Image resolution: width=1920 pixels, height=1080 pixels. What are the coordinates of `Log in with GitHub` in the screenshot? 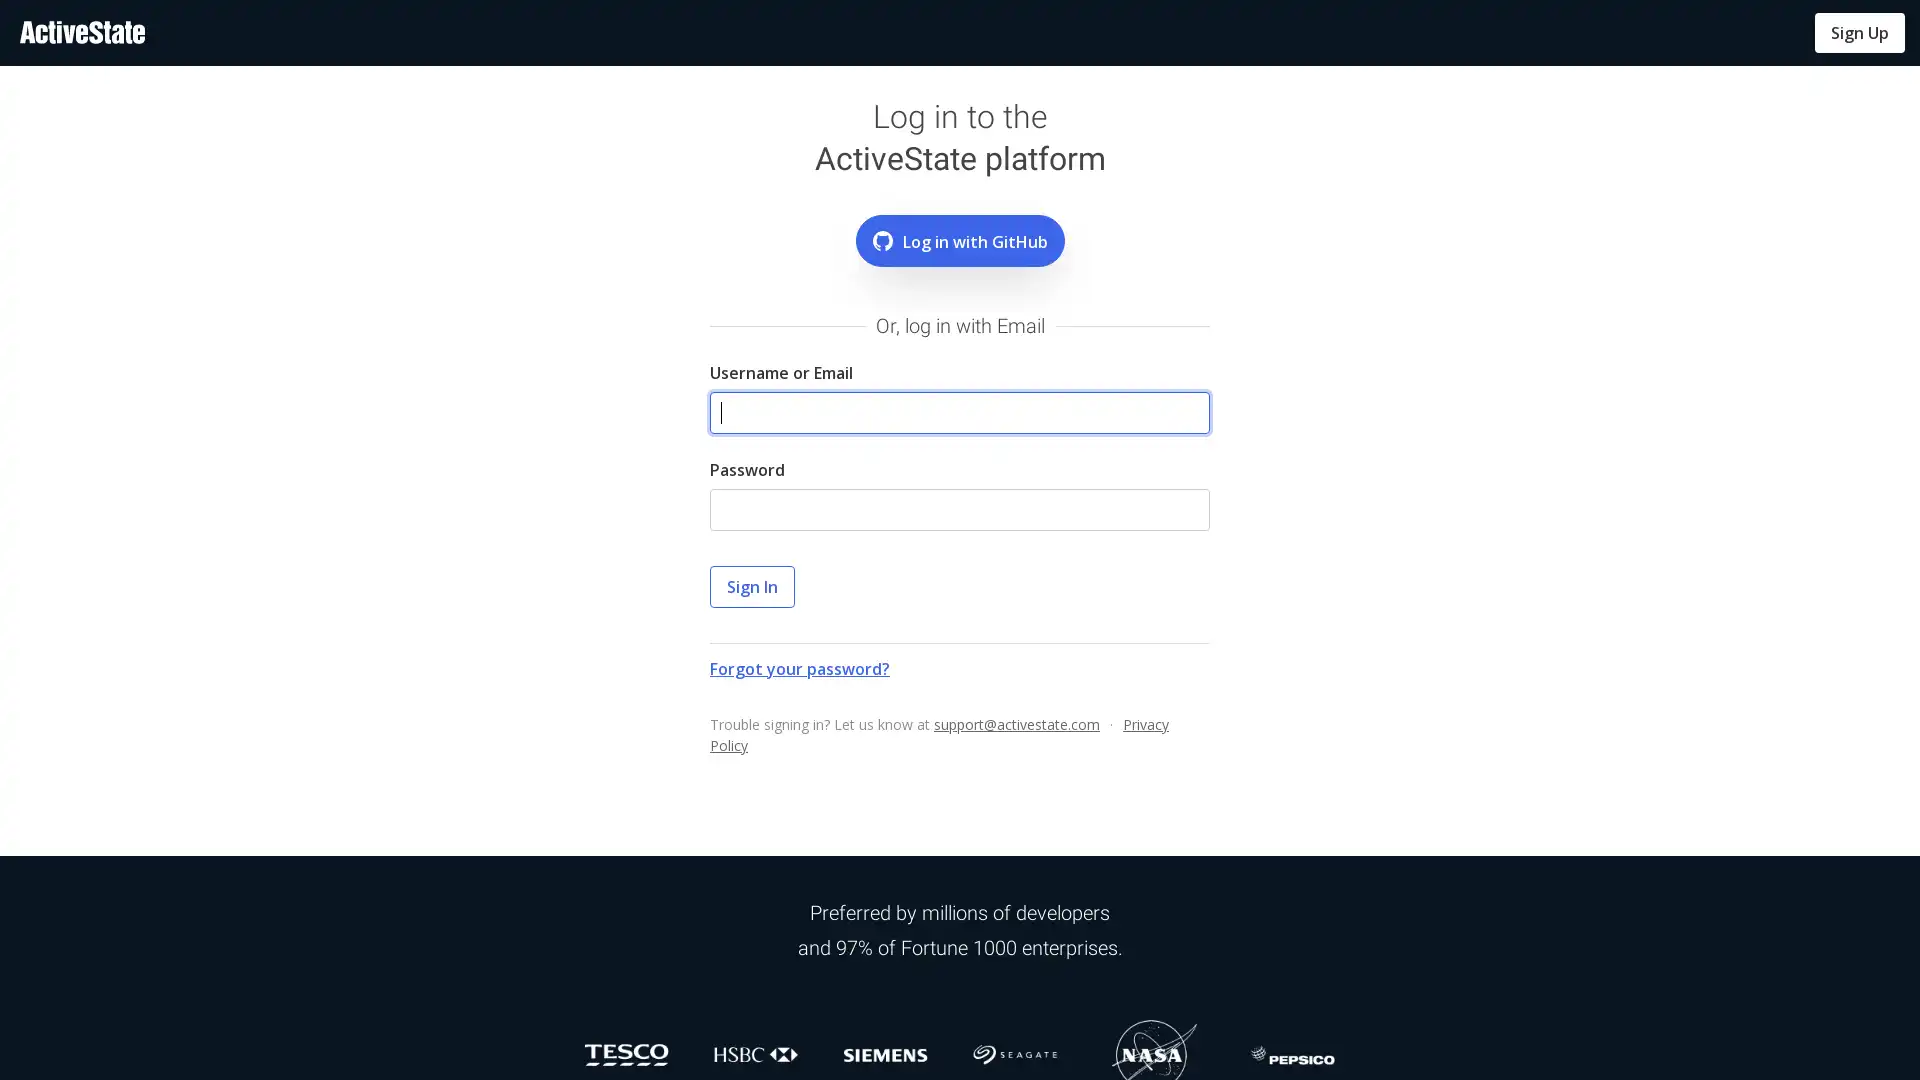 It's located at (958, 239).